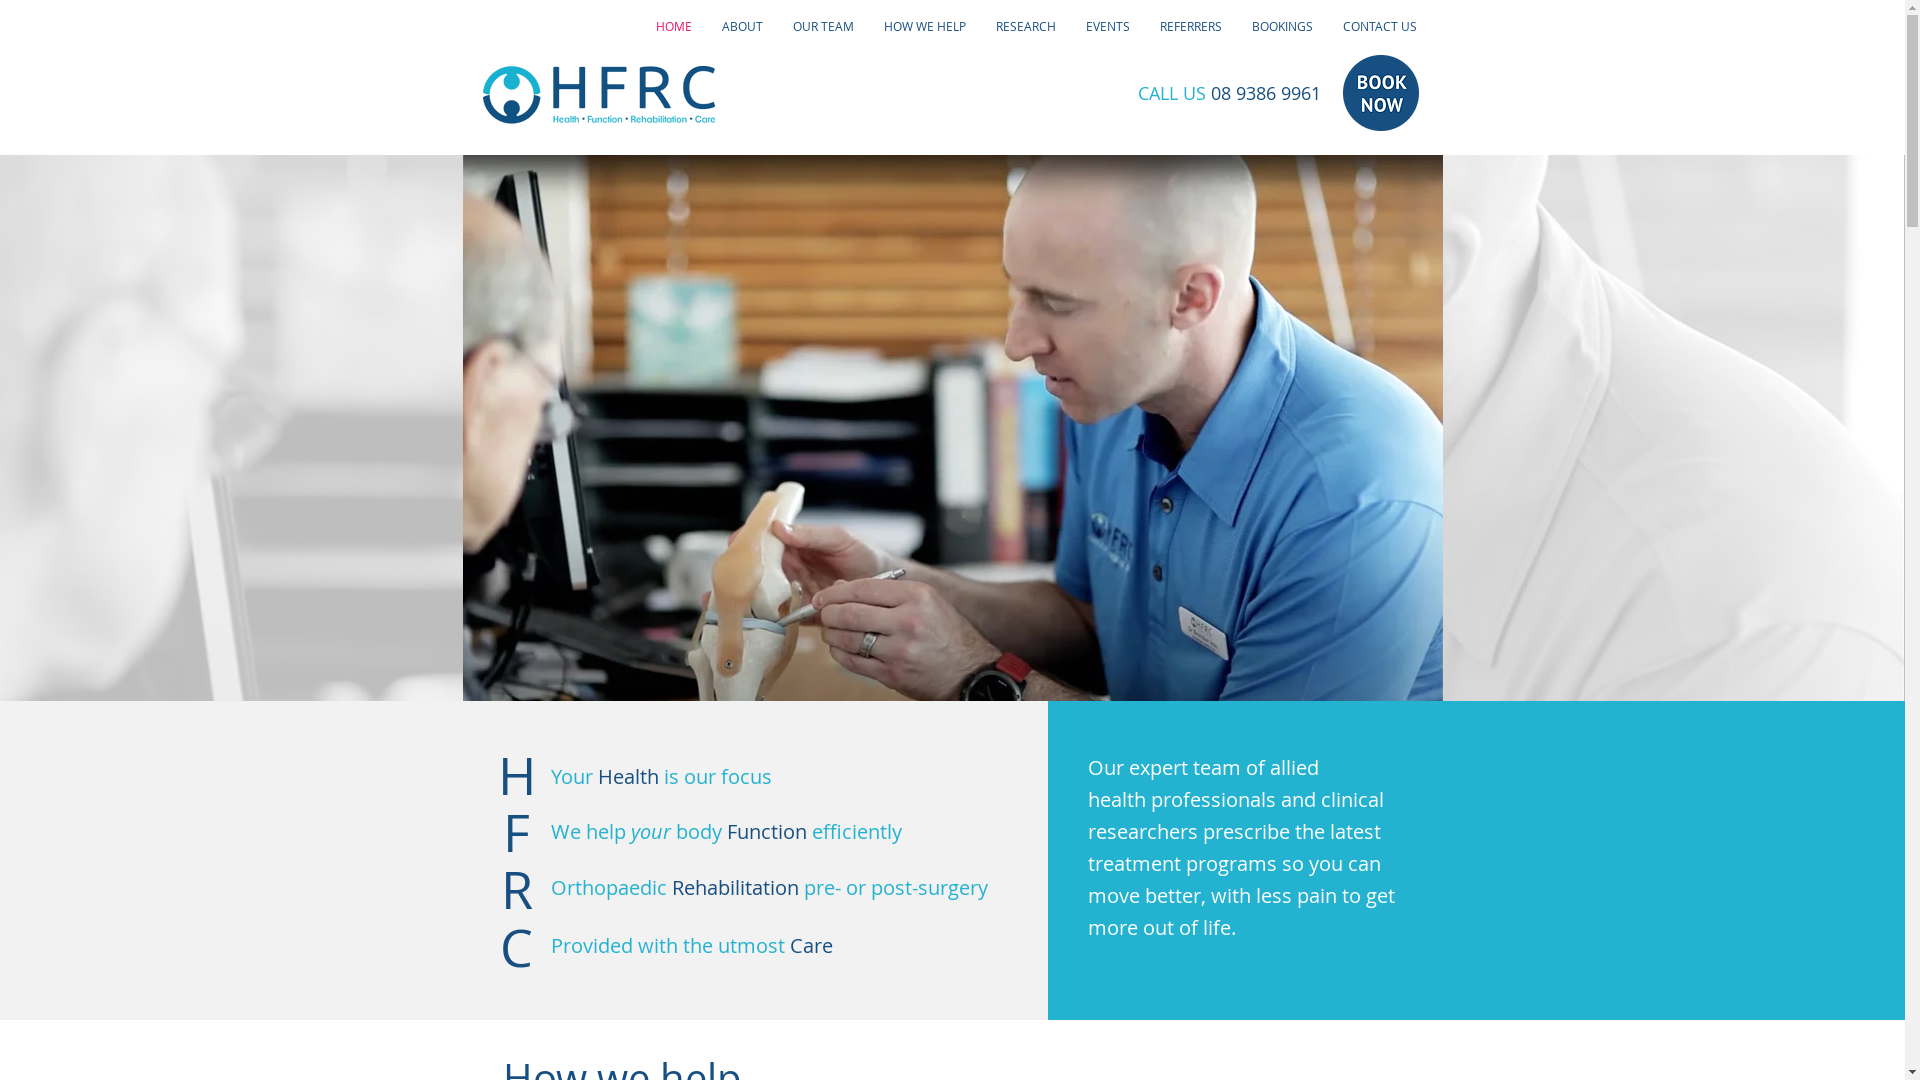 The width and height of the screenshot is (1920, 1080). Describe the element at coordinates (705, 26) in the screenshot. I see `'ABOUT'` at that location.